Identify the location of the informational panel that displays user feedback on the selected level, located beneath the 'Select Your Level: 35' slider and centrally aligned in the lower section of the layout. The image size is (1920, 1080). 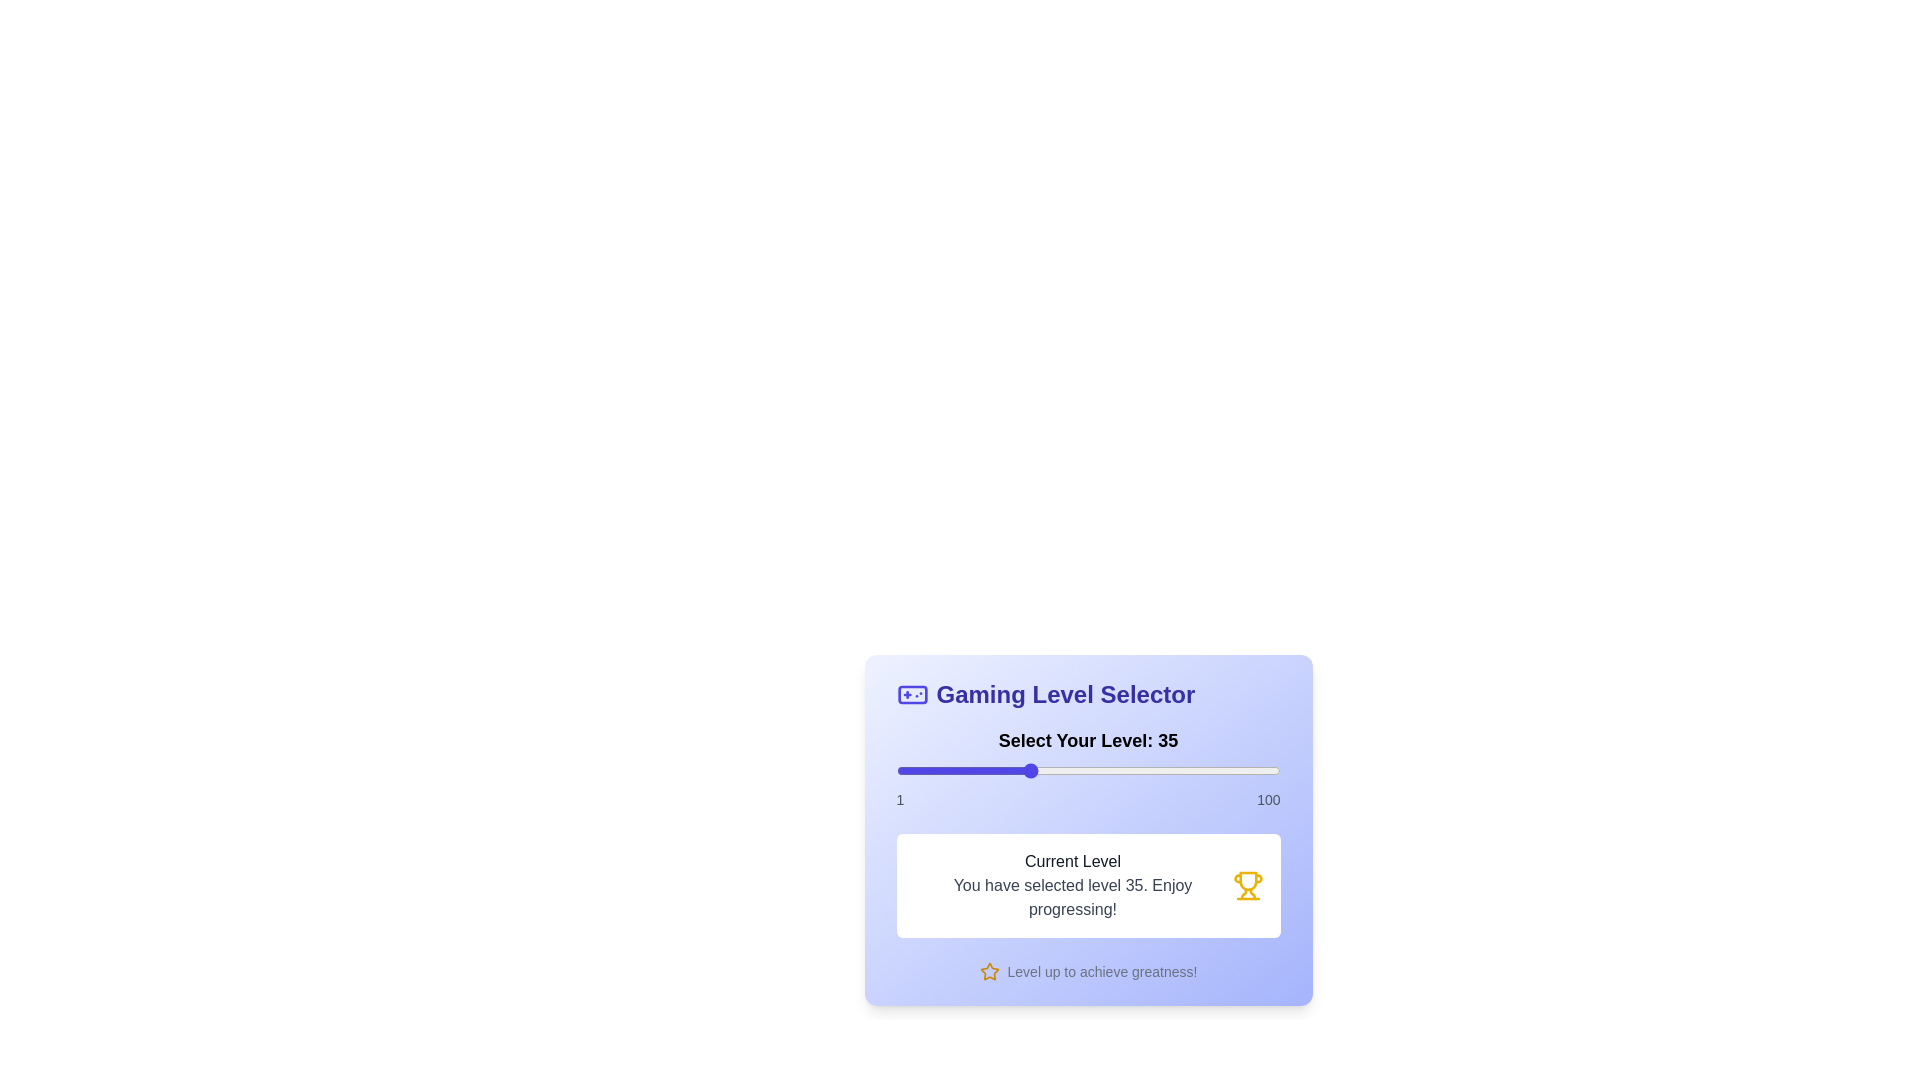
(1087, 885).